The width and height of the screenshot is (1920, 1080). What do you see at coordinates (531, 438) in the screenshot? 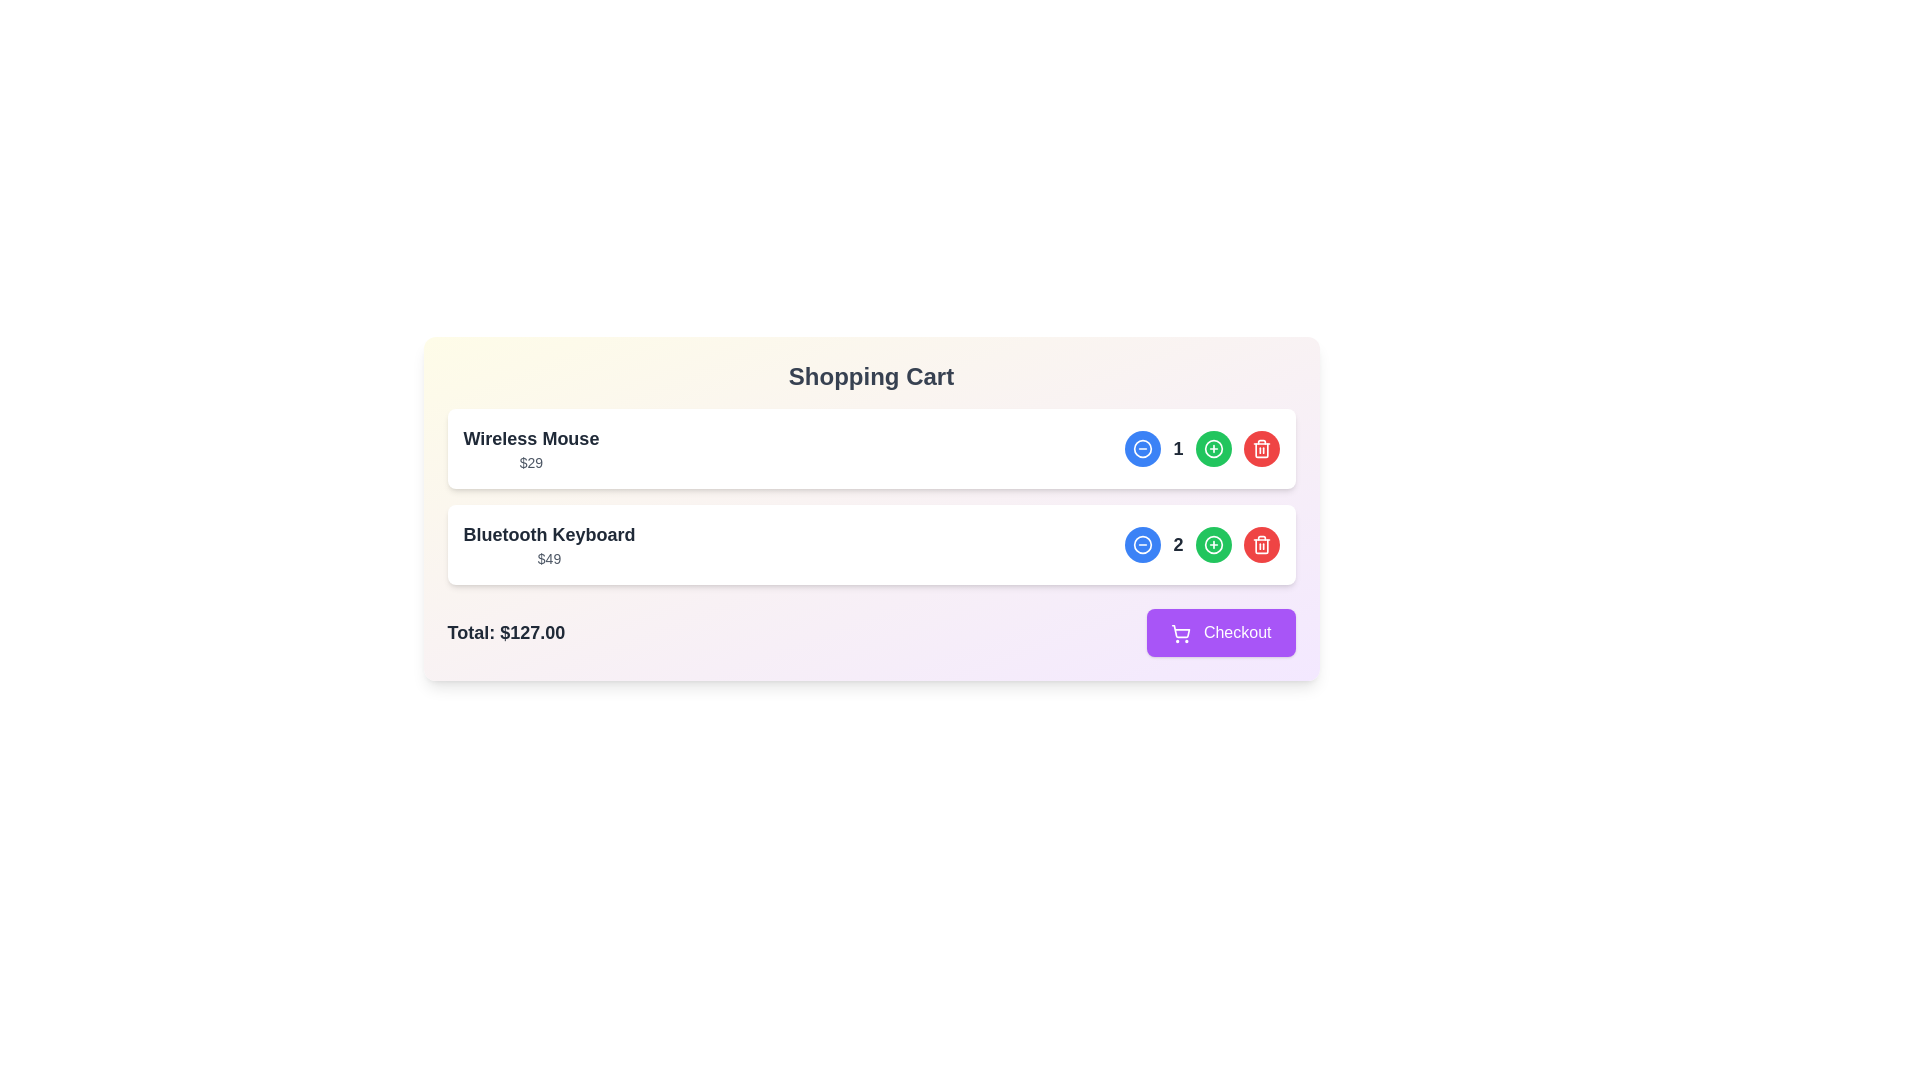
I see `the product title text label located at the top of the product card in the shopping cart interface` at bounding box center [531, 438].